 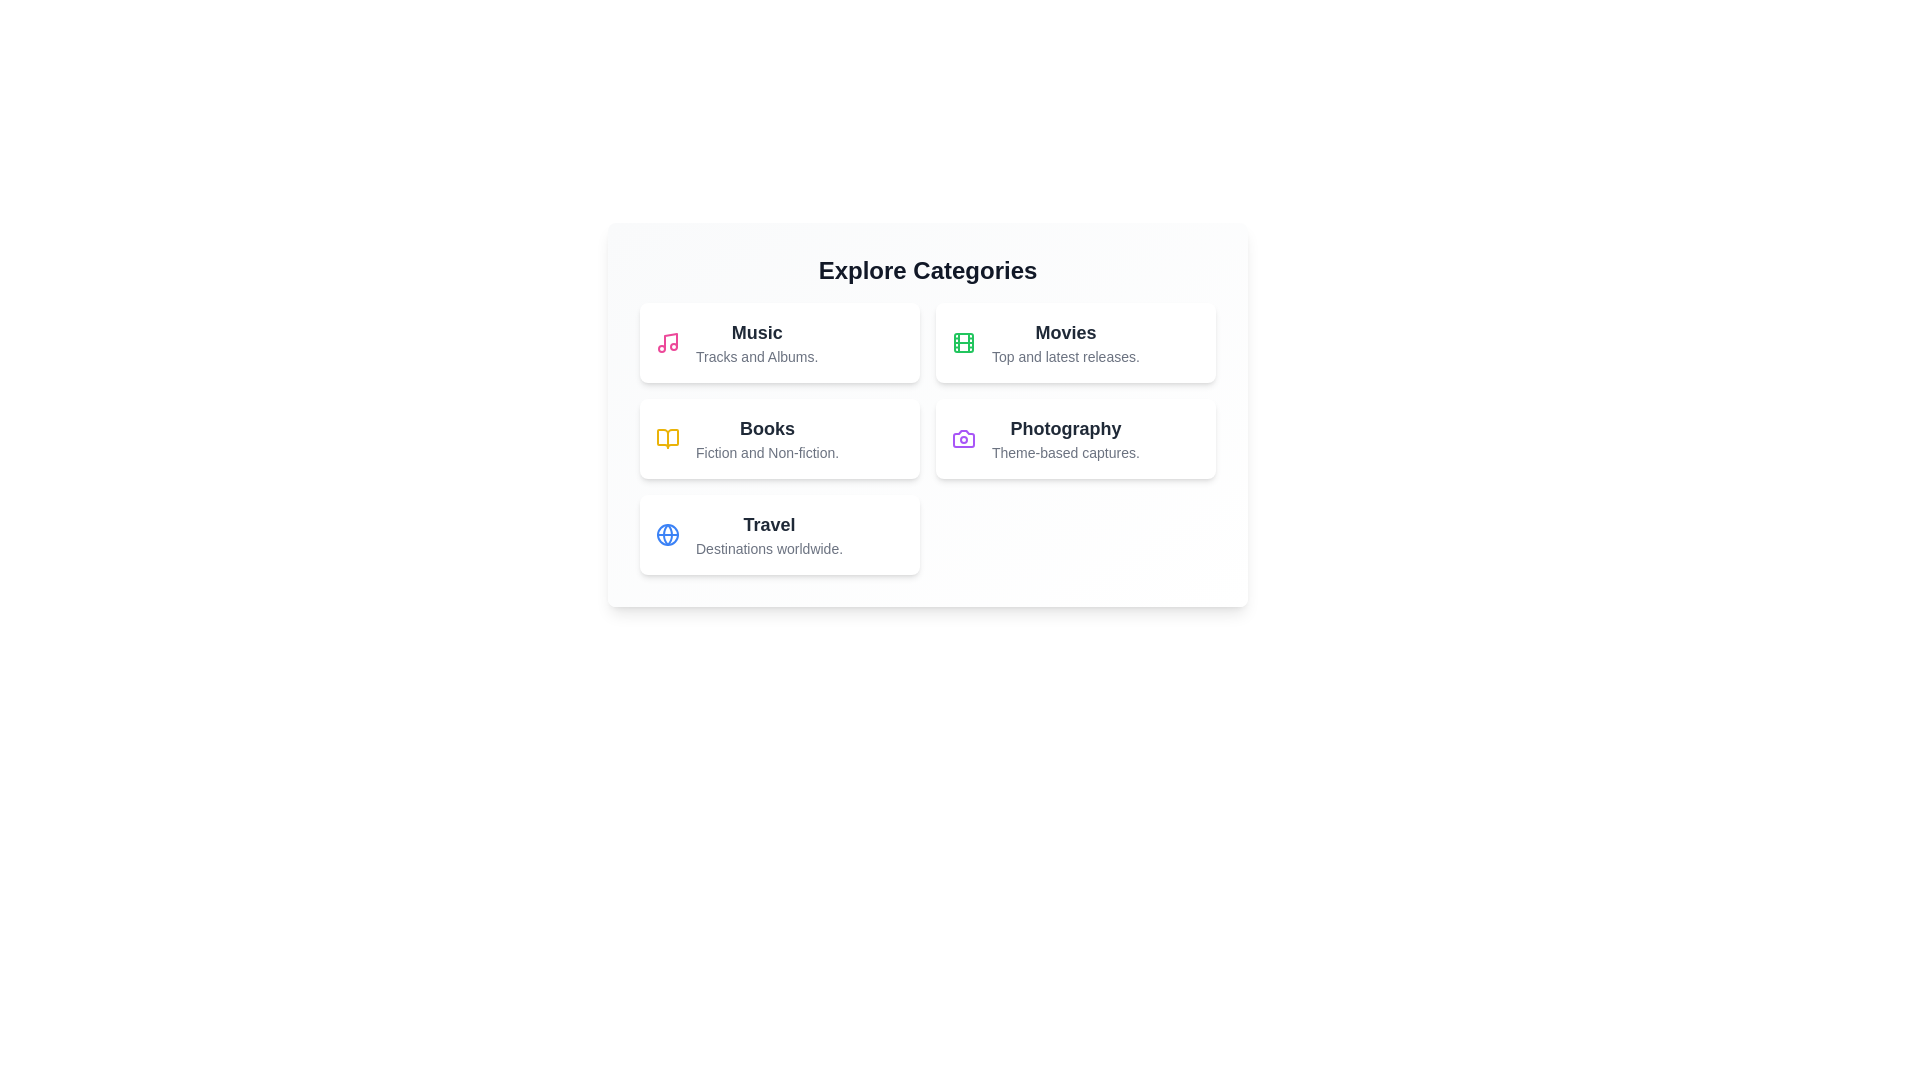 What do you see at coordinates (1074, 438) in the screenshot?
I see `the category card corresponding to Photography` at bounding box center [1074, 438].